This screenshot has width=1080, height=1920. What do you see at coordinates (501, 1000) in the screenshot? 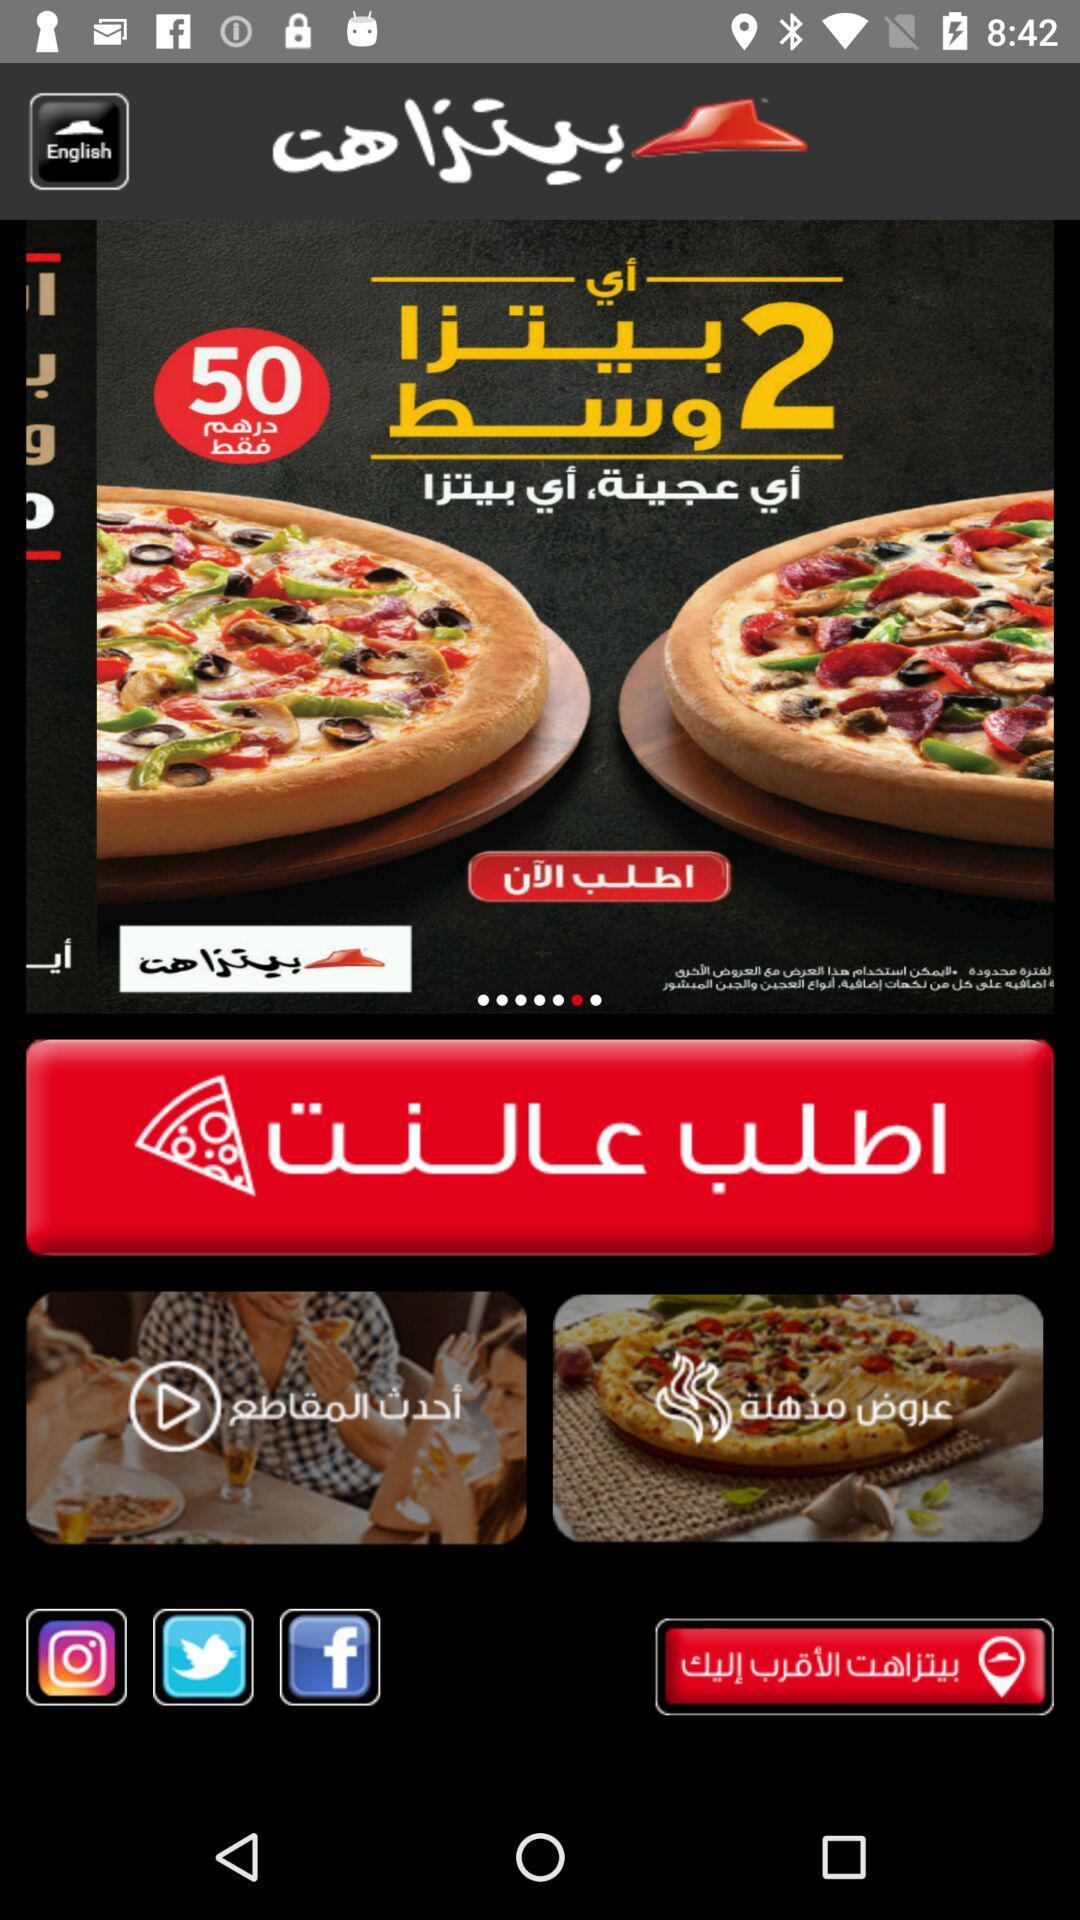
I see `next queued image` at bounding box center [501, 1000].